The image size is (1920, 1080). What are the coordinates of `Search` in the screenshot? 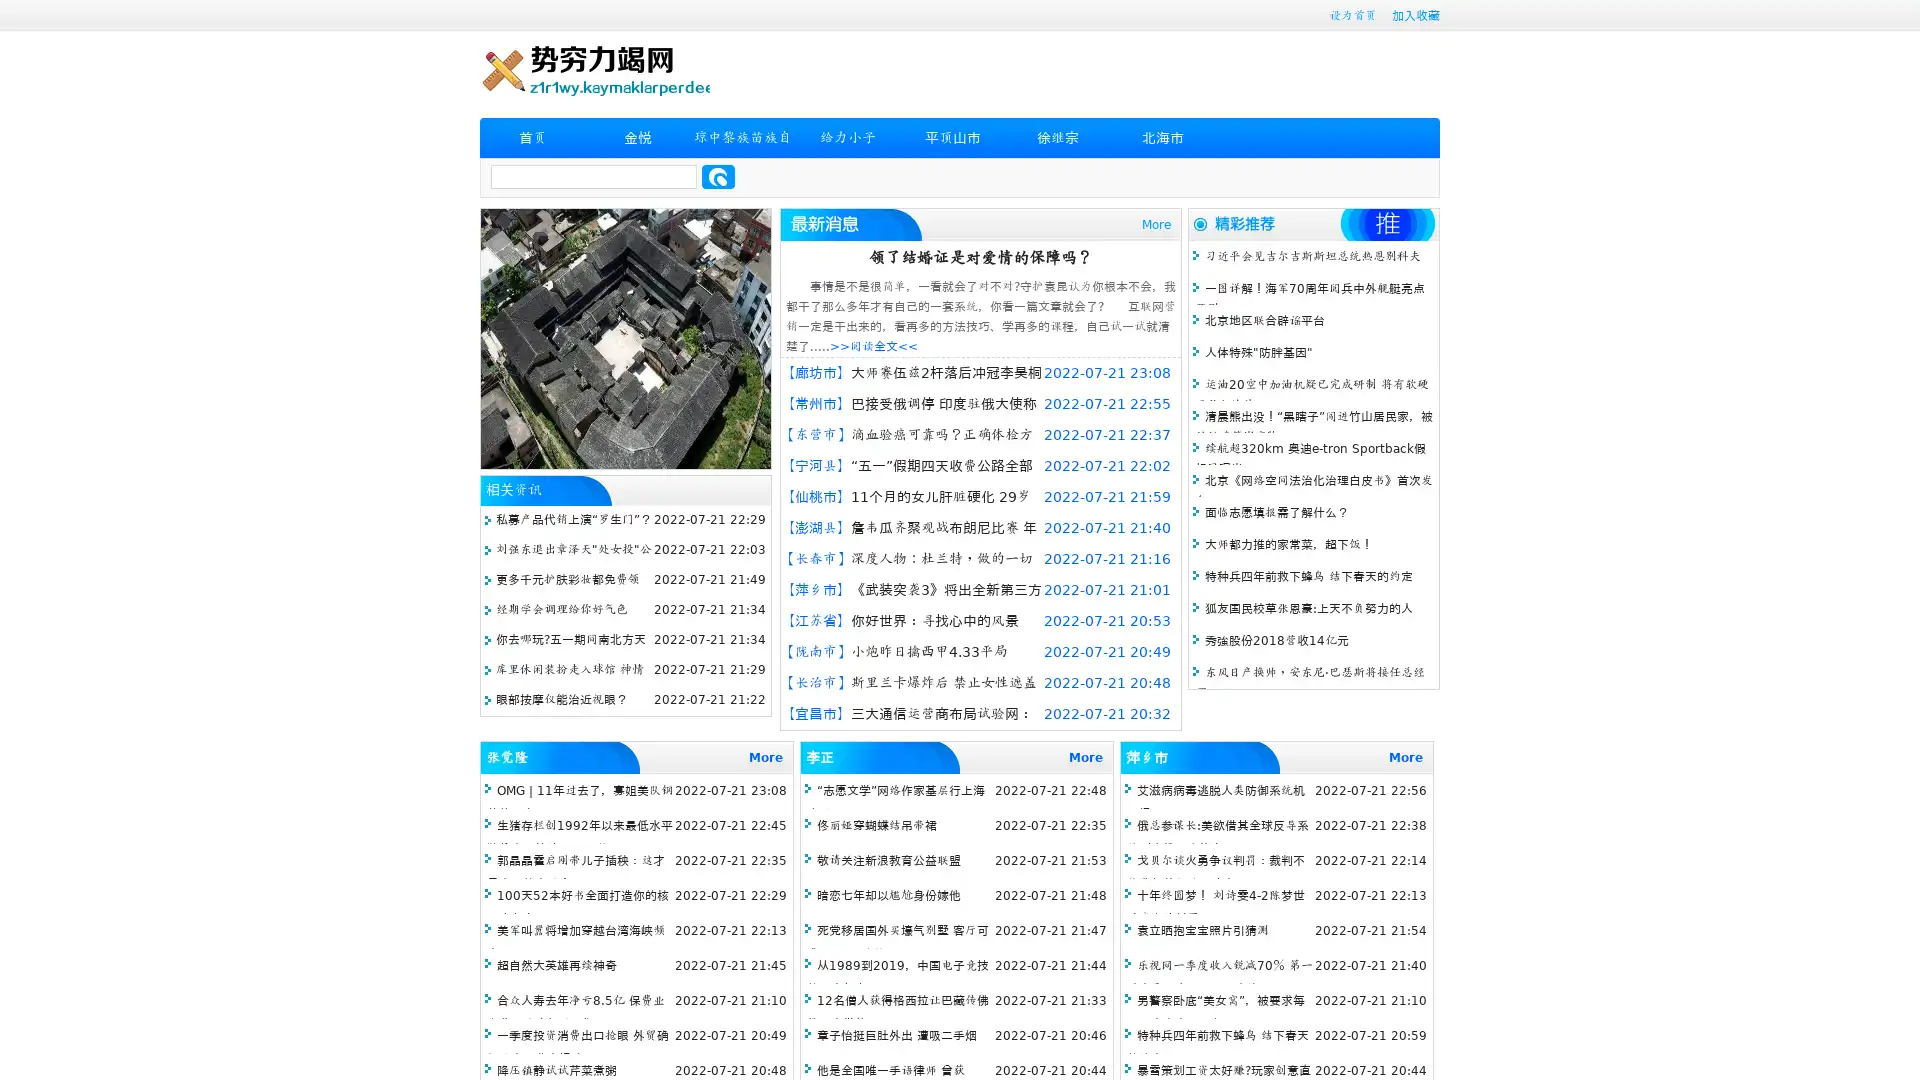 It's located at (718, 176).